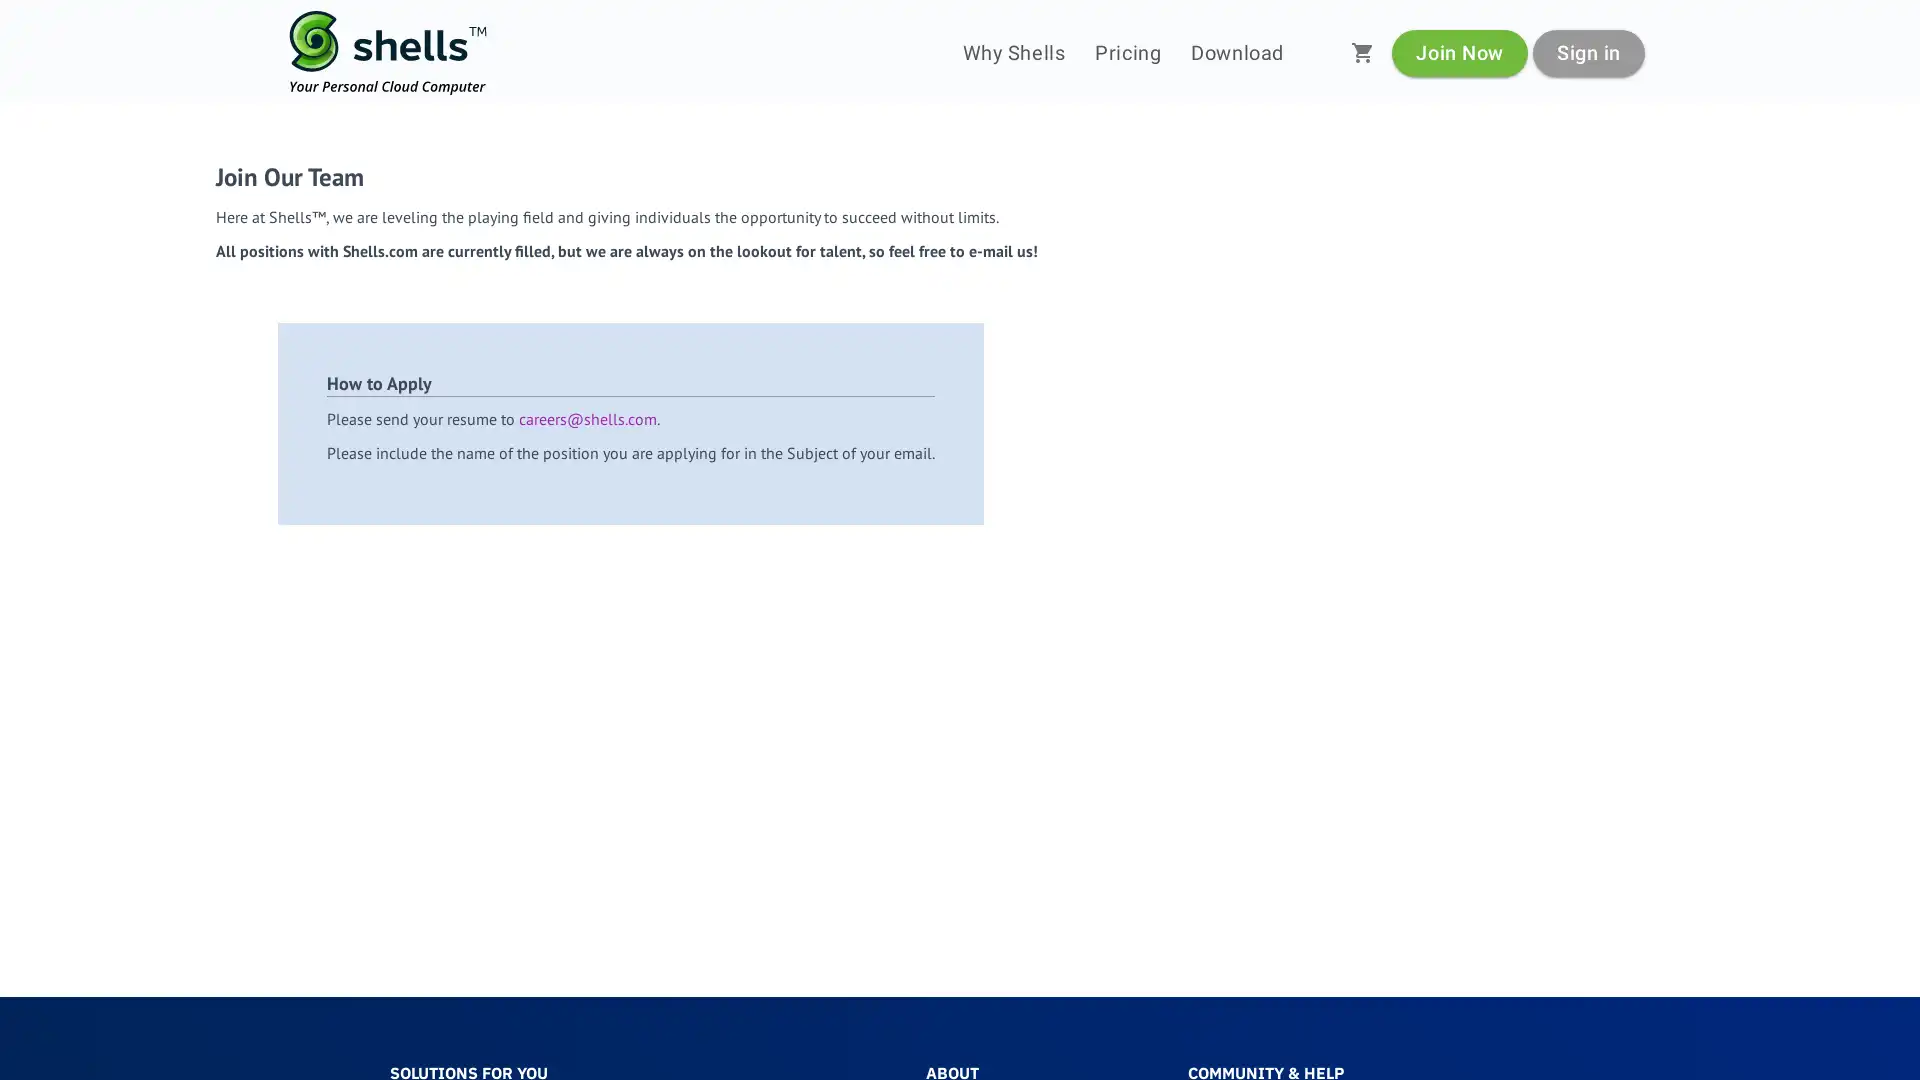  Describe the element at coordinates (1128, 52) in the screenshot. I see `Pricing` at that location.